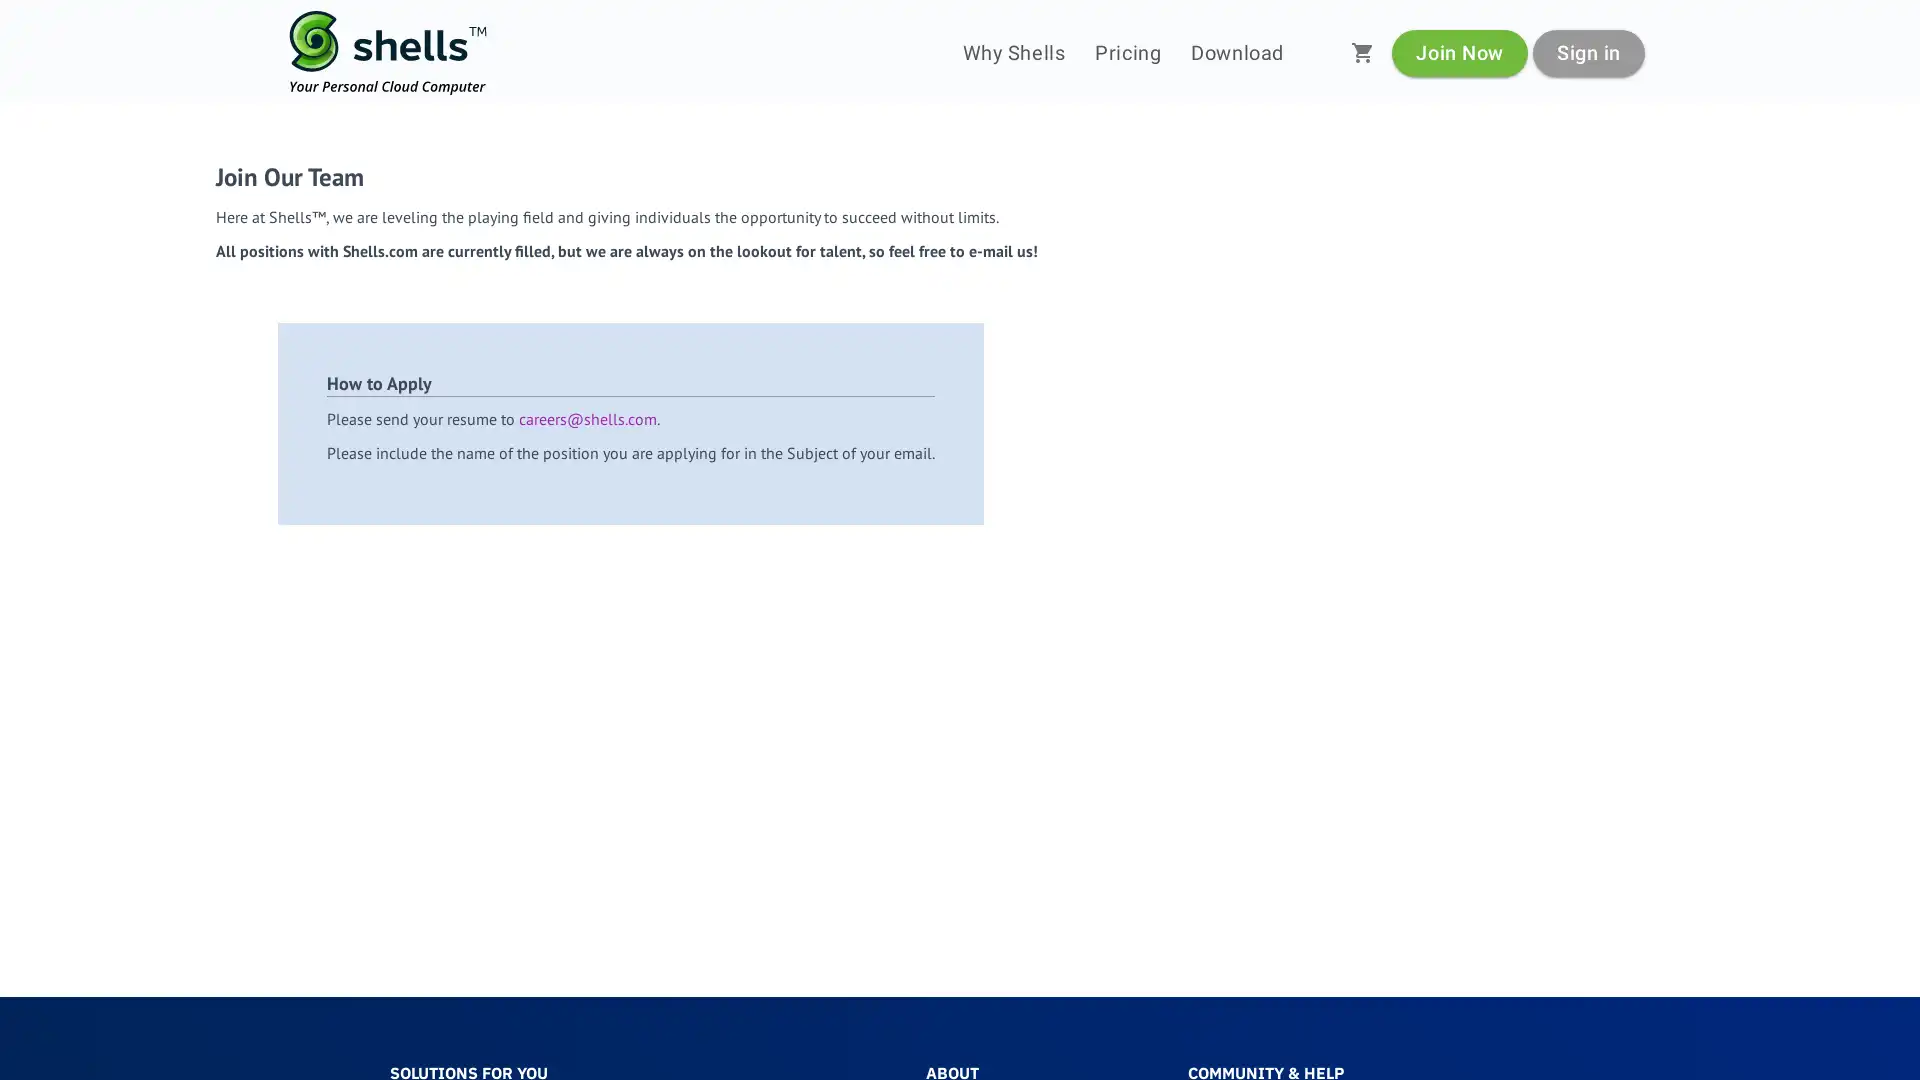  Describe the element at coordinates (1128, 52) in the screenshot. I see `Pricing` at that location.